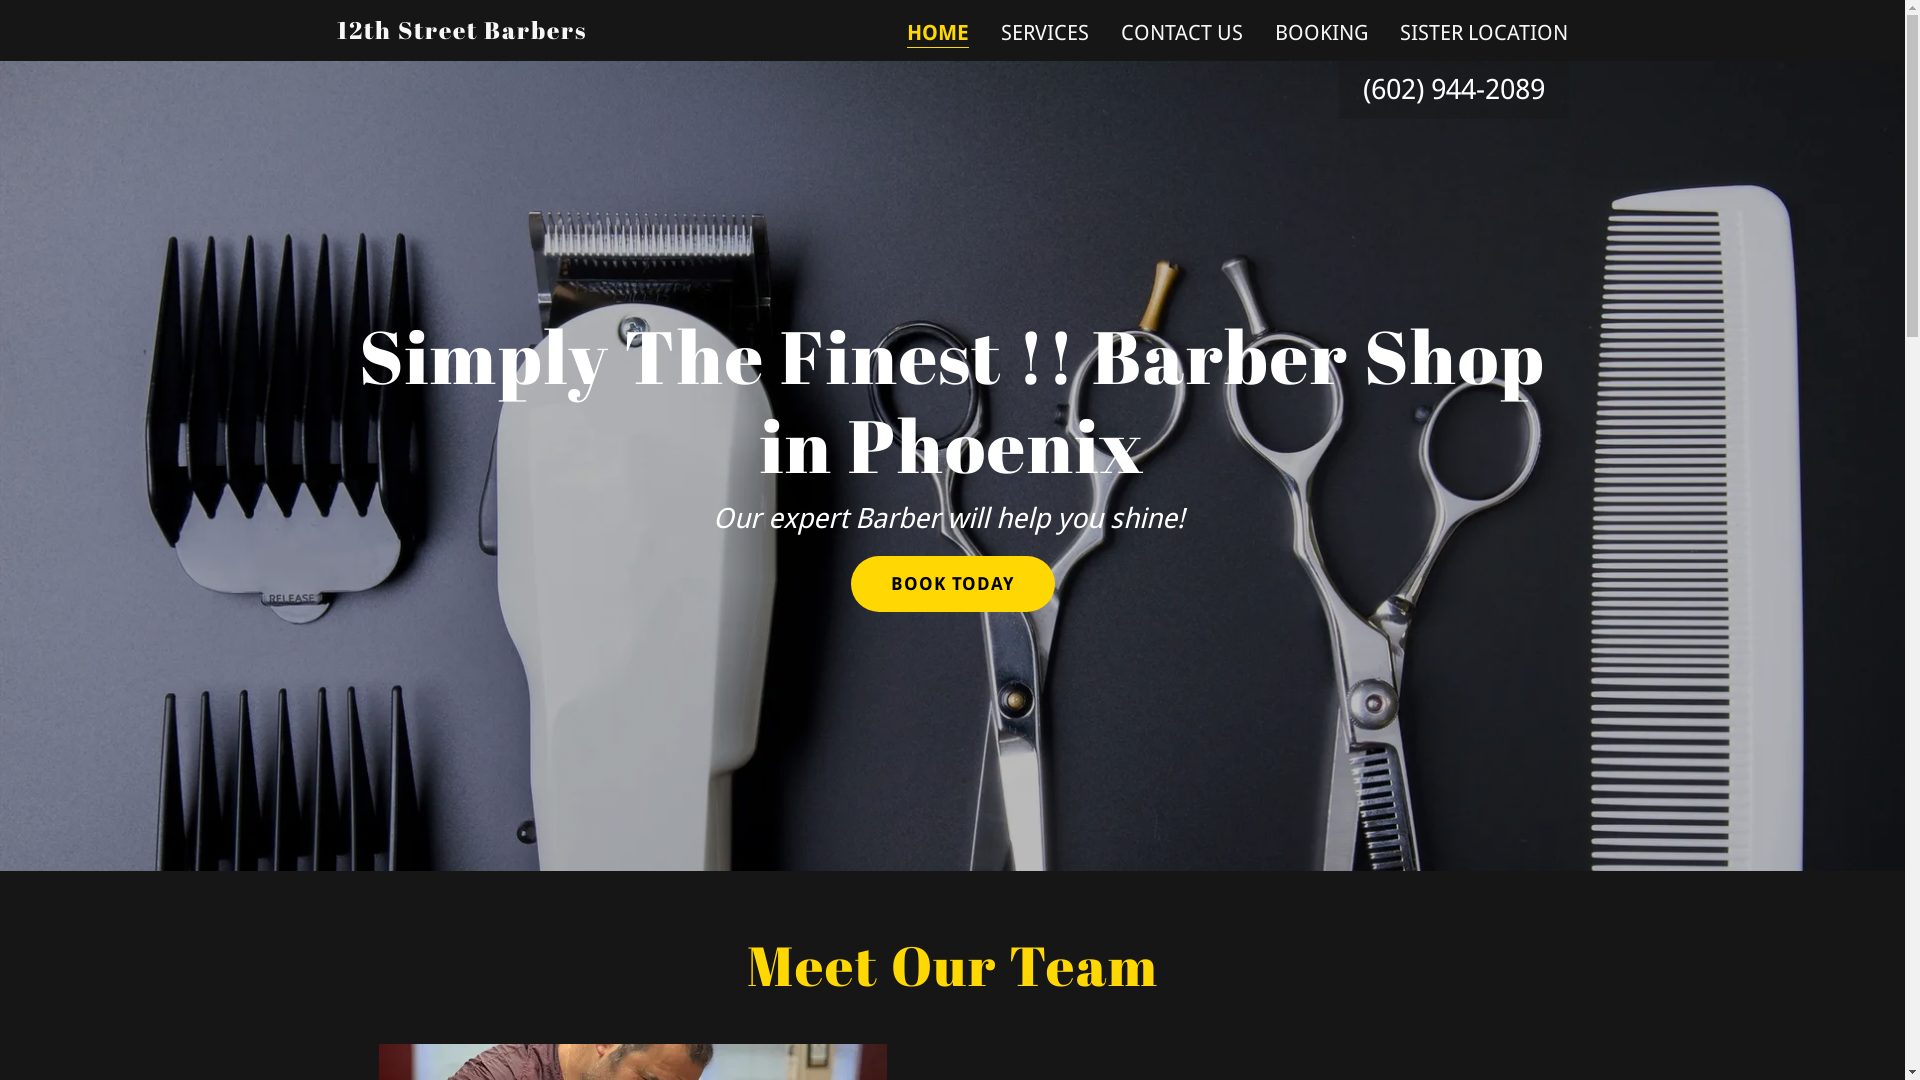 The width and height of the screenshot is (1920, 1080). What do you see at coordinates (459, 31) in the screenshot?
I see `'12th Street Barbers'` at bounding box center [459, 31].